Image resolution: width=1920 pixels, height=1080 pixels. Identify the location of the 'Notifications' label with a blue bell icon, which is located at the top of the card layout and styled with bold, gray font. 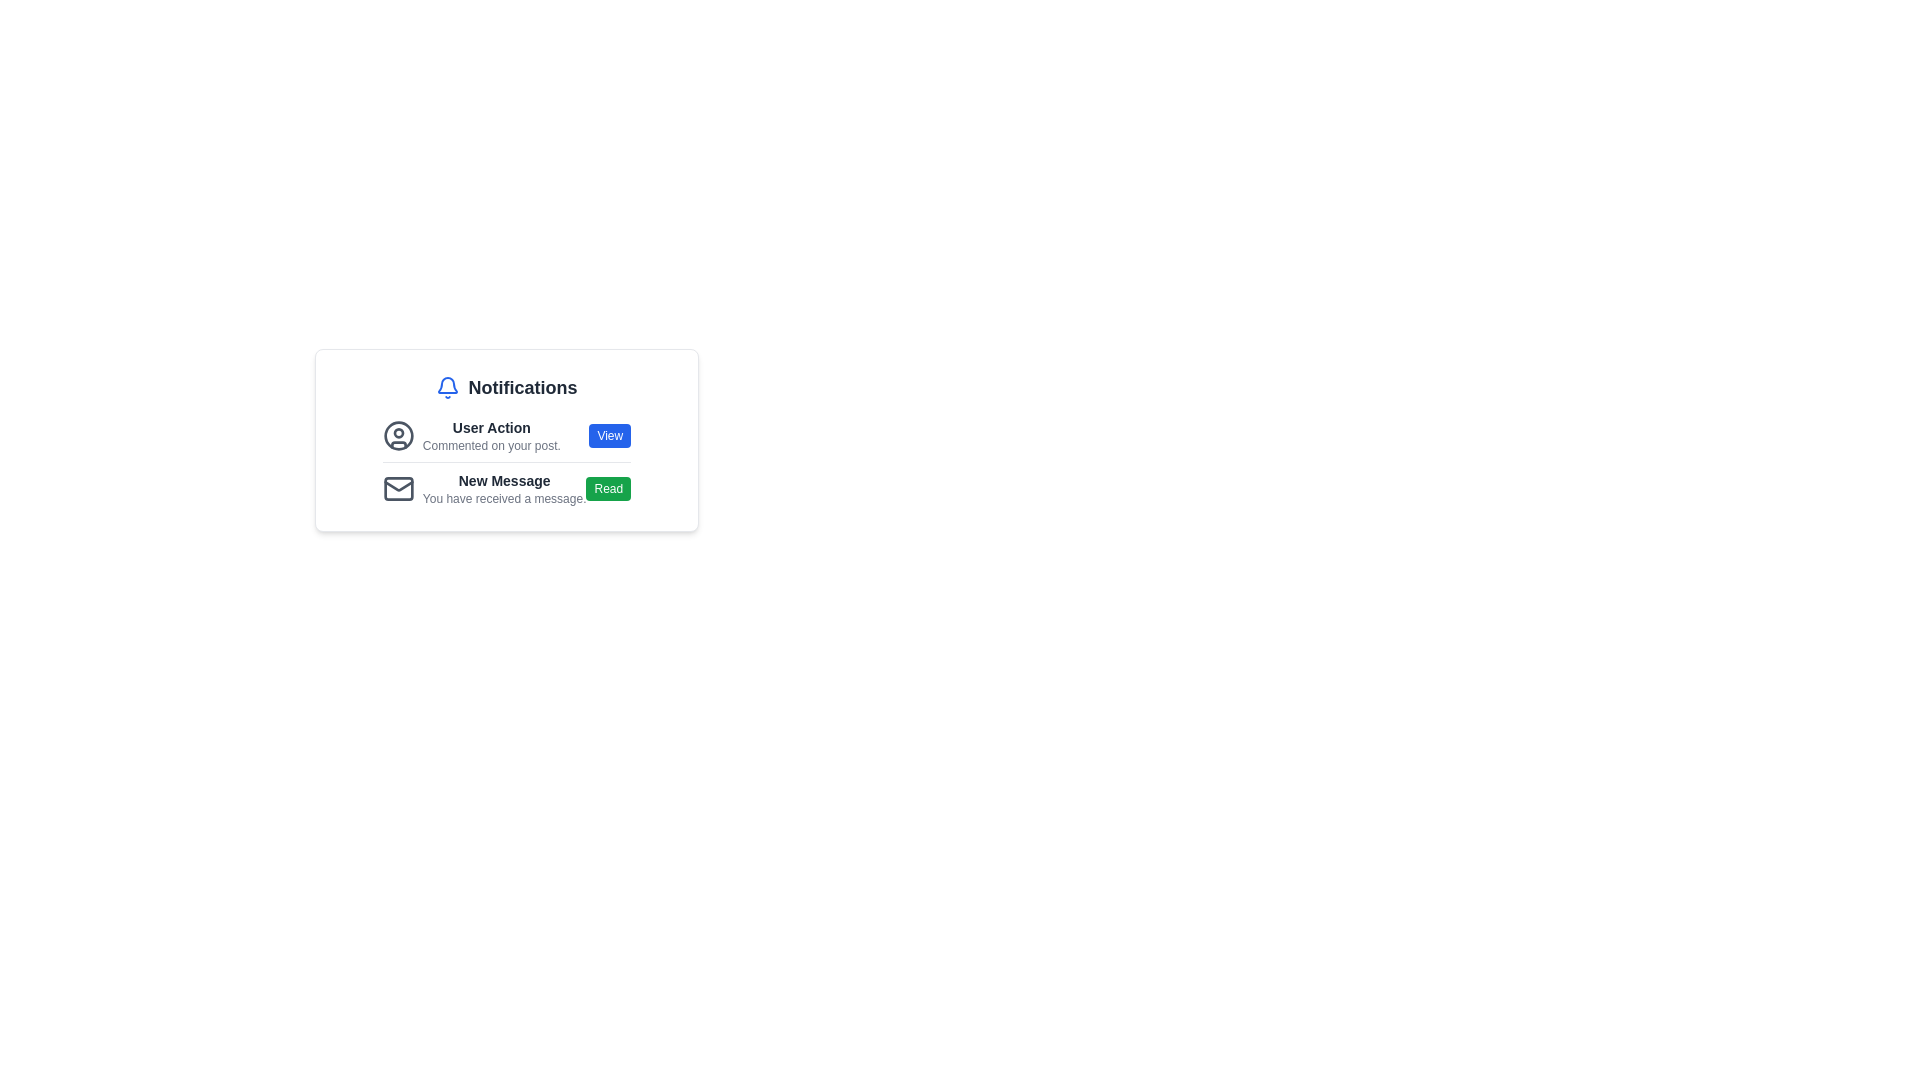
(507, 388).